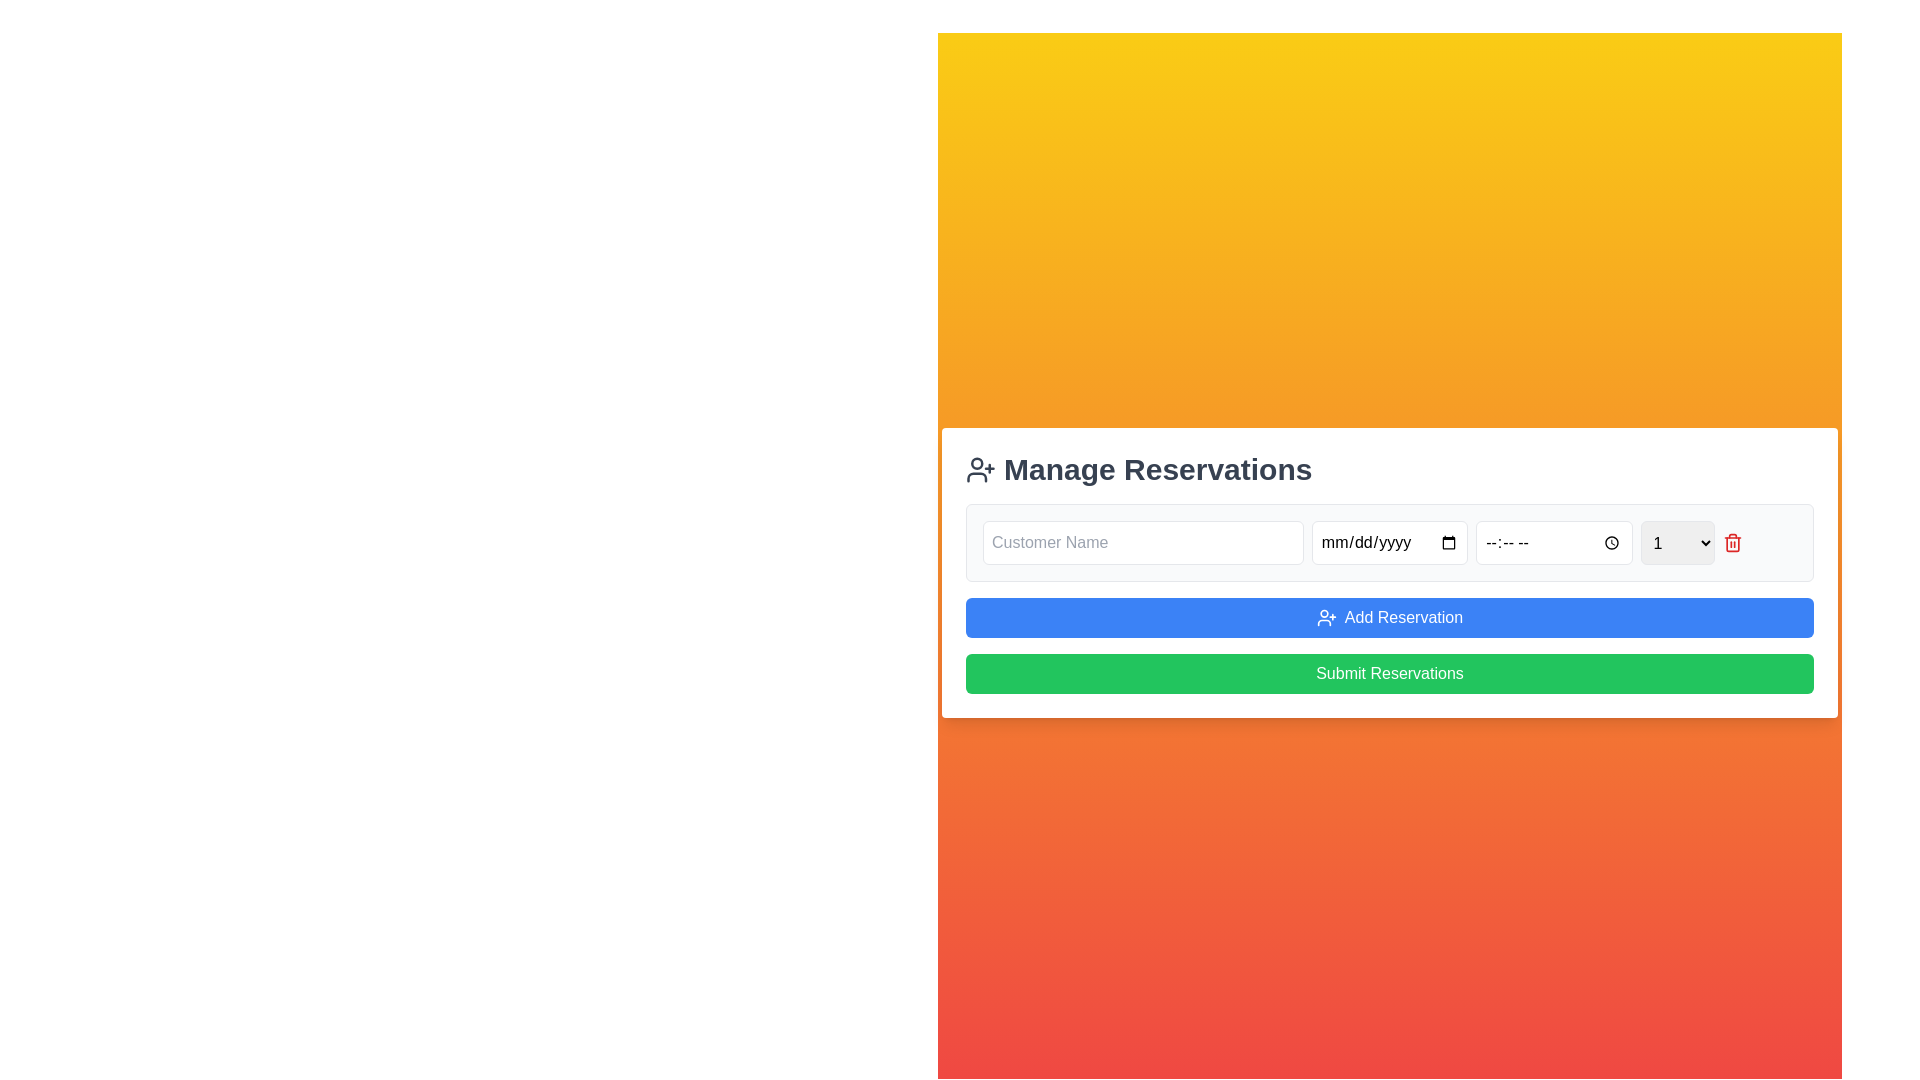  I want to click on the small circular SVG element representing the user's head within the user icon on the left side of the 'Manage Reservations' header, so click(977, 463).